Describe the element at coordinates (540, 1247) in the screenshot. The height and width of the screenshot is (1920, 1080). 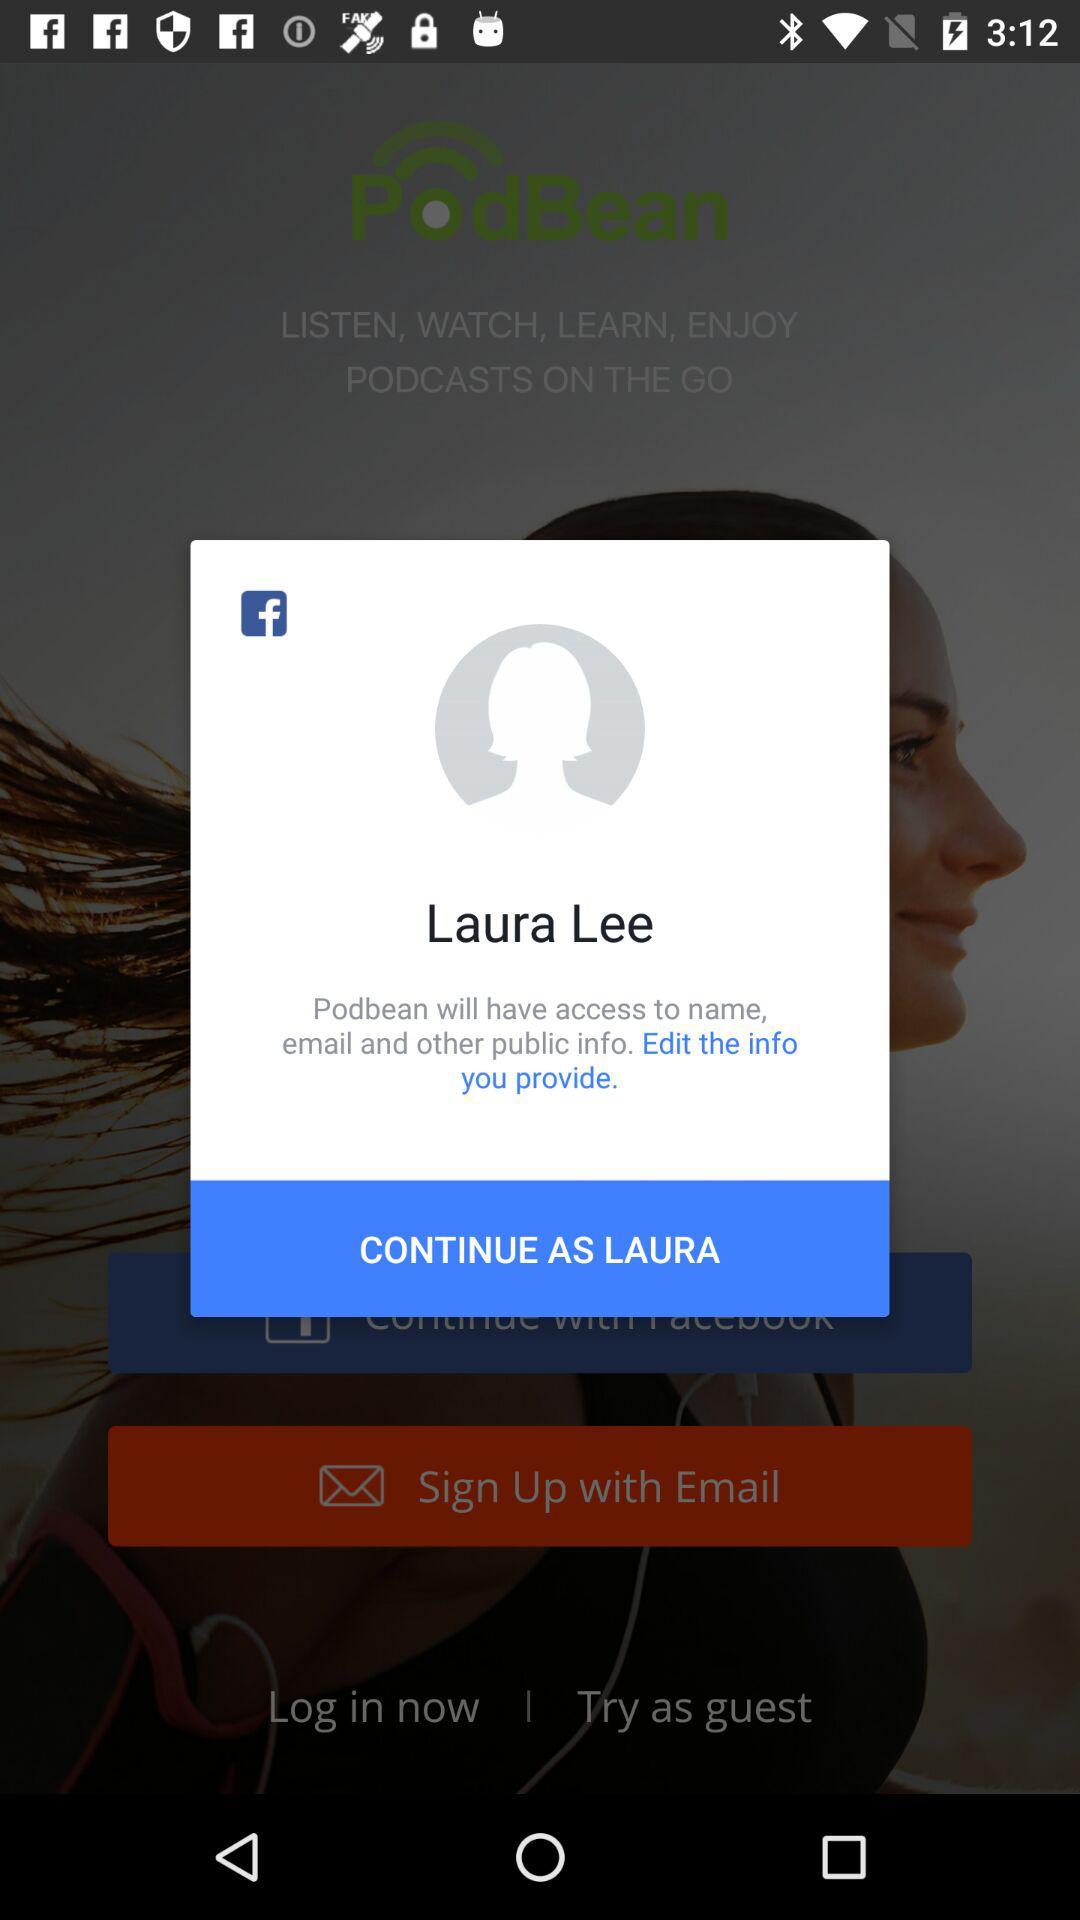
I see `continue as laura` at that location.